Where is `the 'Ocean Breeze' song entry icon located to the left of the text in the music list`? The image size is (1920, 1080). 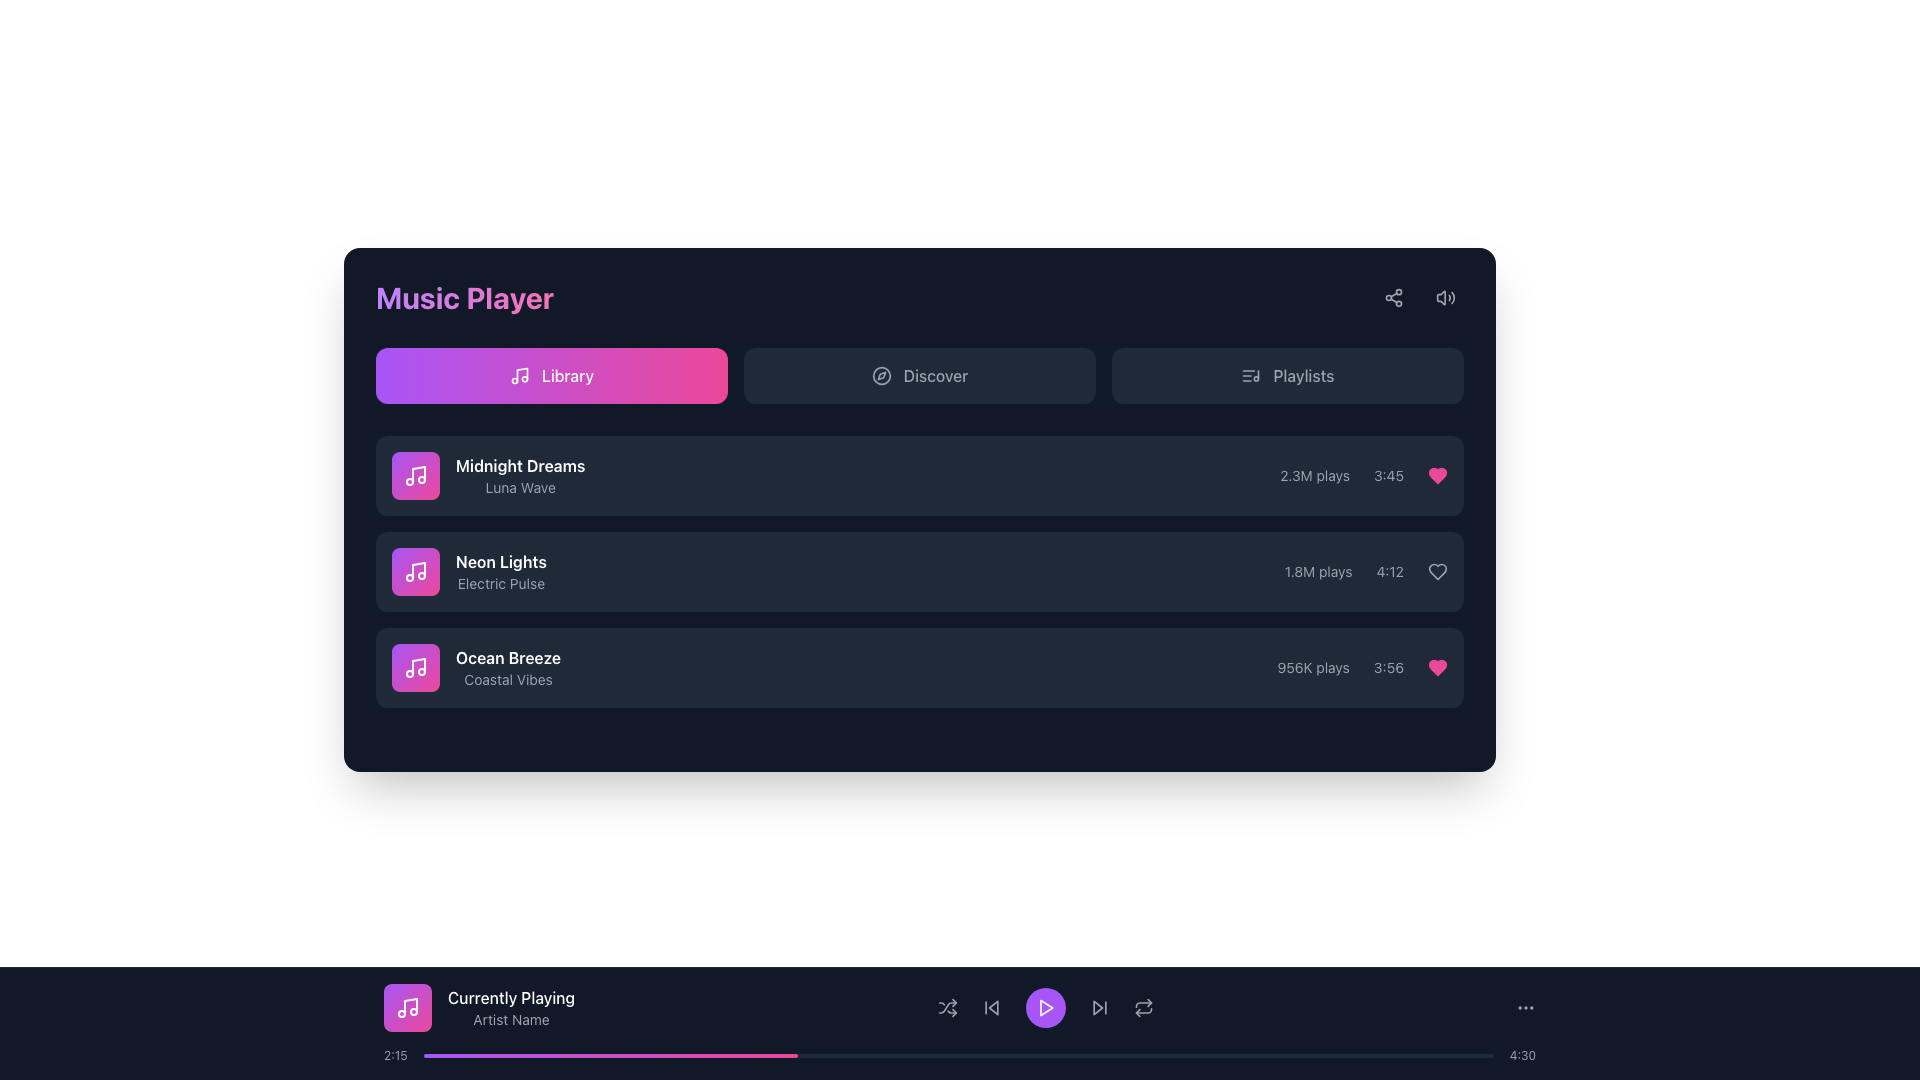 the 'Ocean Breeze' song entry icon located to the left of the text in the music list is located at coordinates (415, 667).